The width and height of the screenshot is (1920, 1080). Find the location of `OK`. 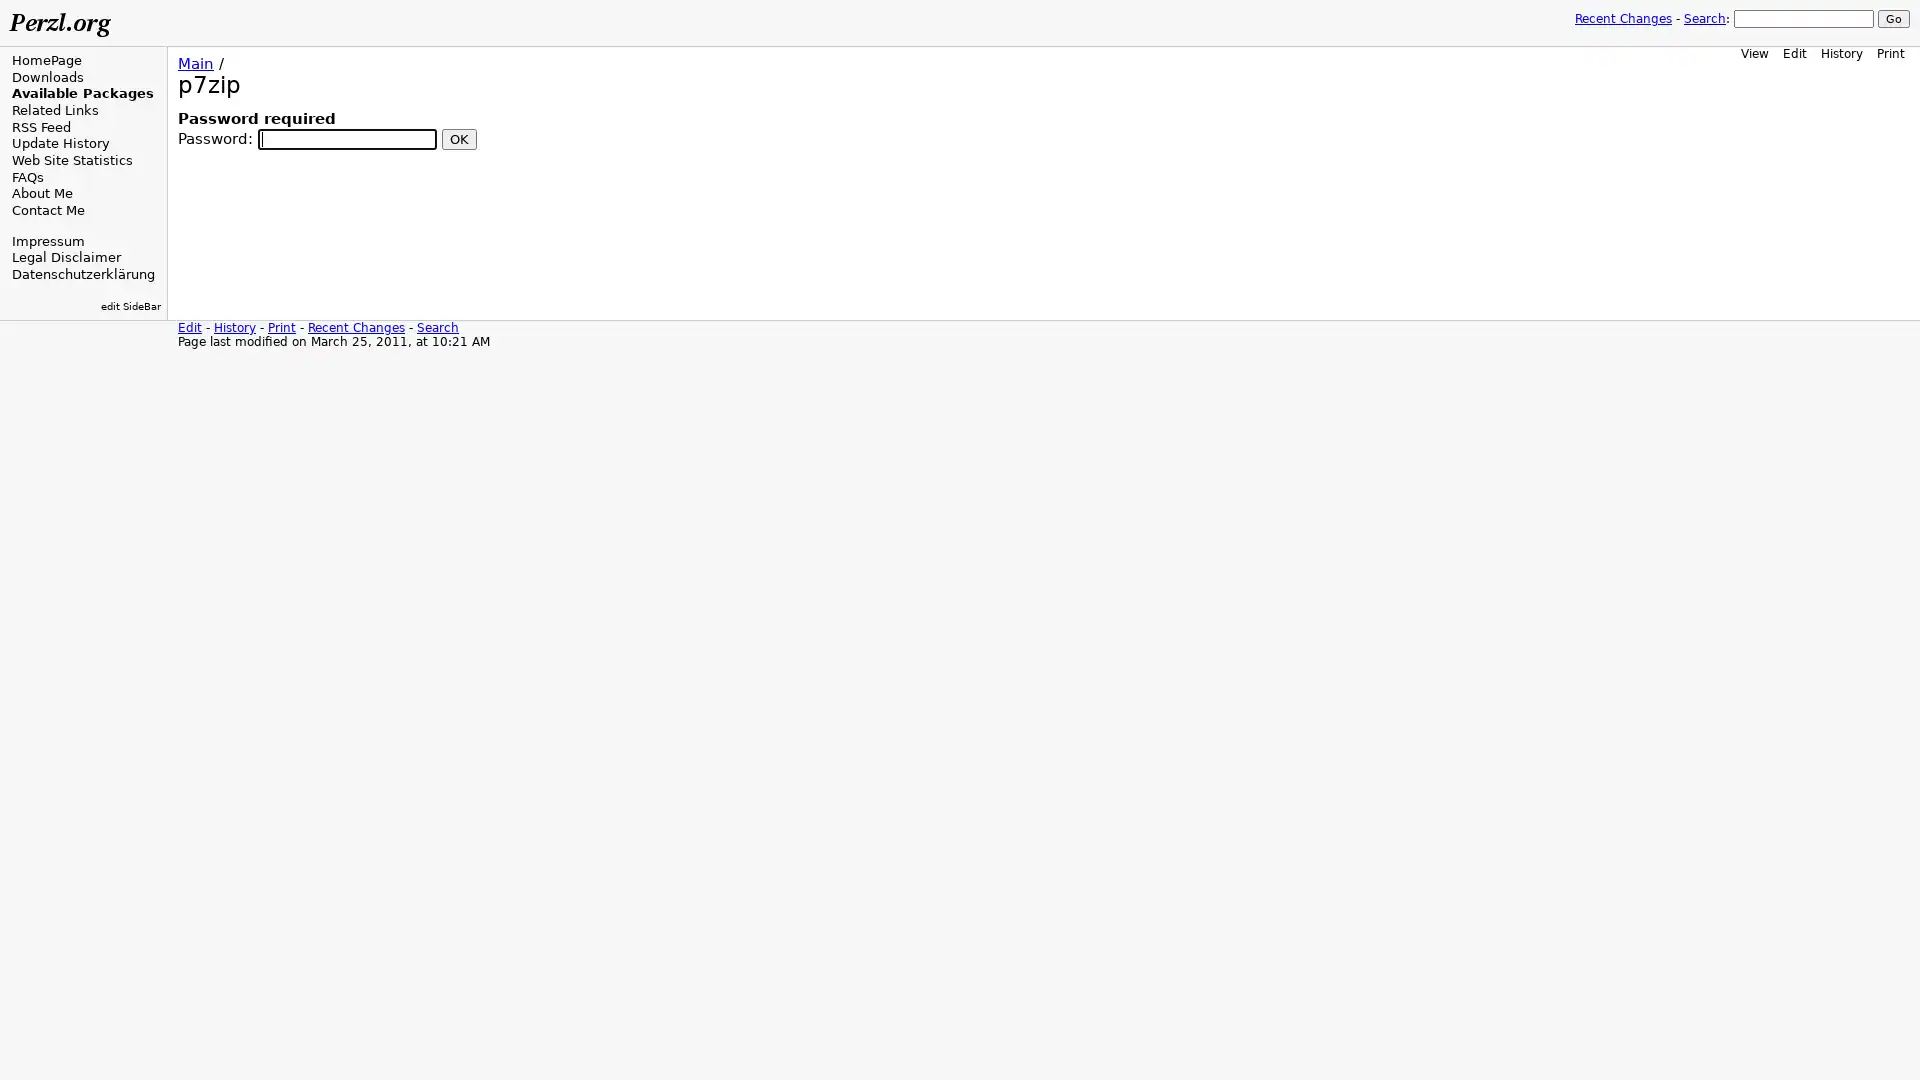

OK is located at coordinates (458, 137).